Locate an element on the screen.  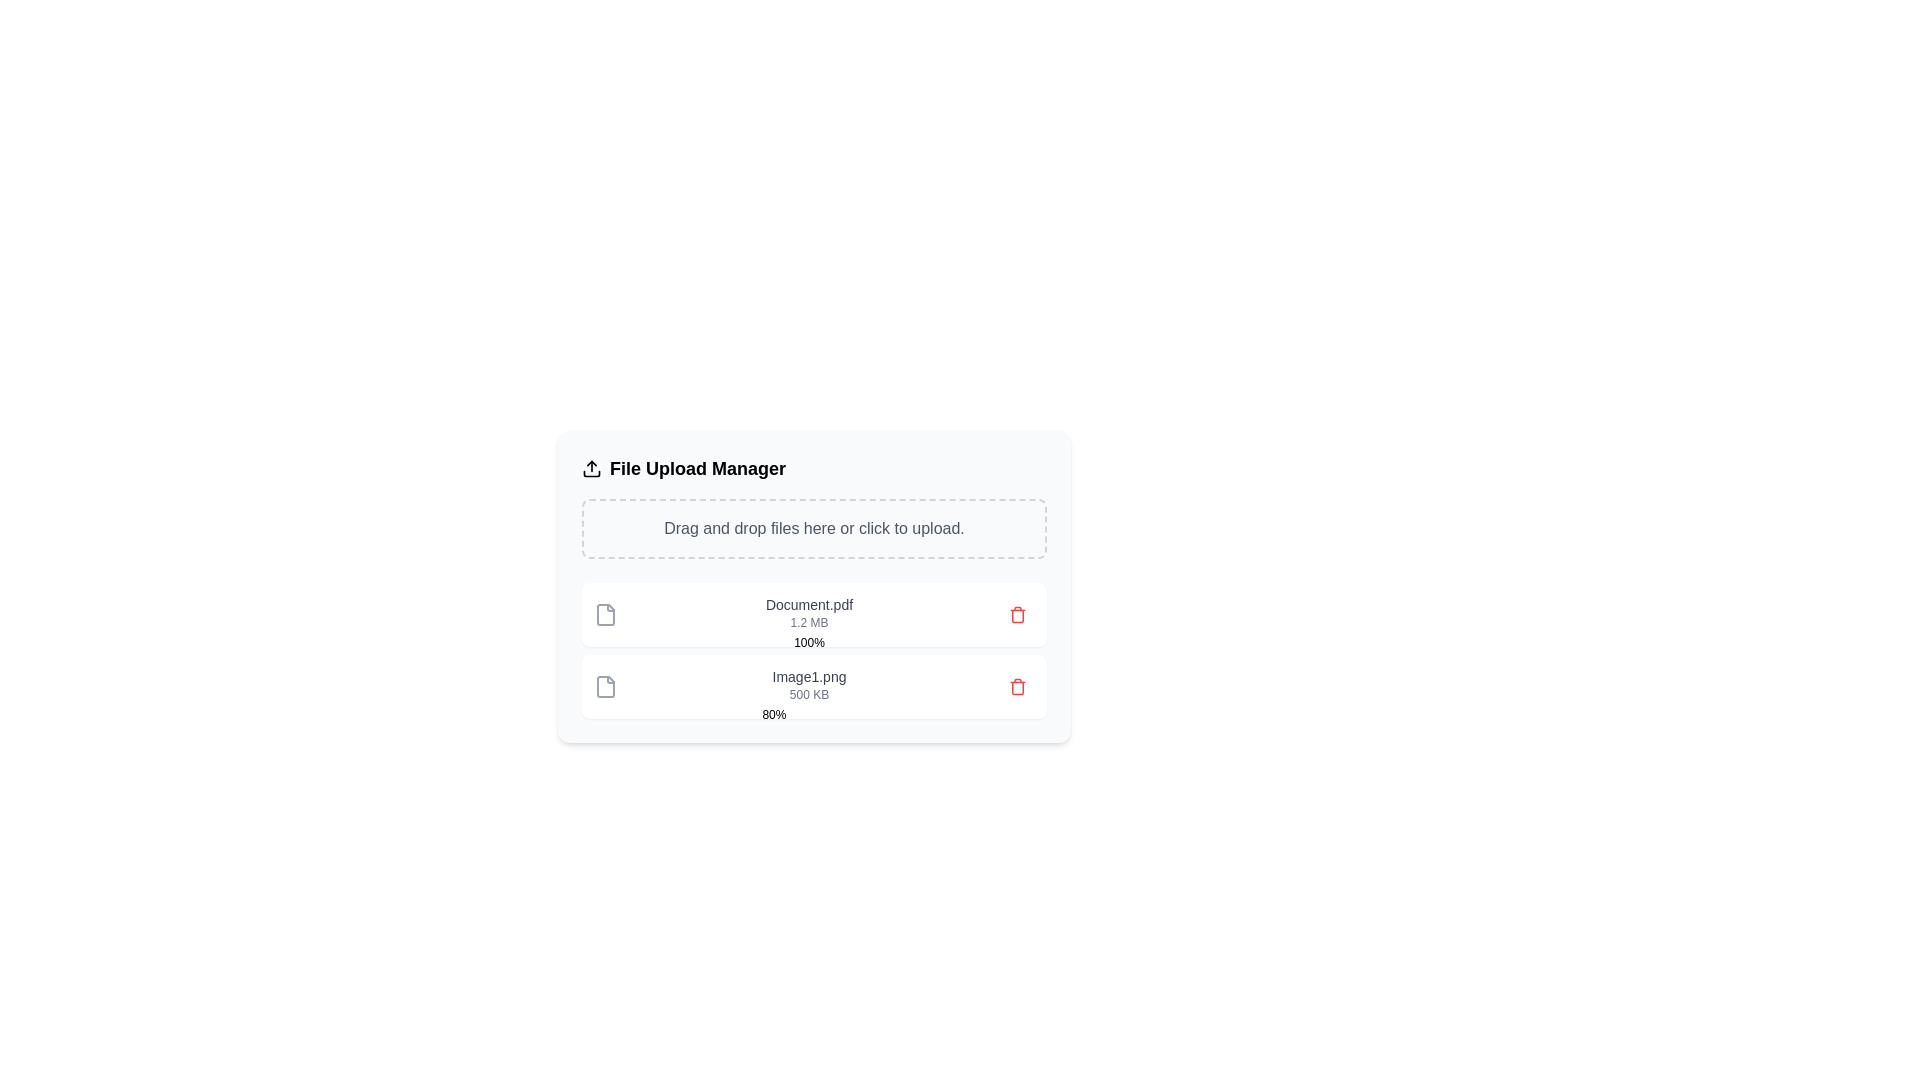
inside the interactive file upload area, which has a dashed outline and the text 'Drag and drop files here or click to upload.' is located at coordinates (814, 527).